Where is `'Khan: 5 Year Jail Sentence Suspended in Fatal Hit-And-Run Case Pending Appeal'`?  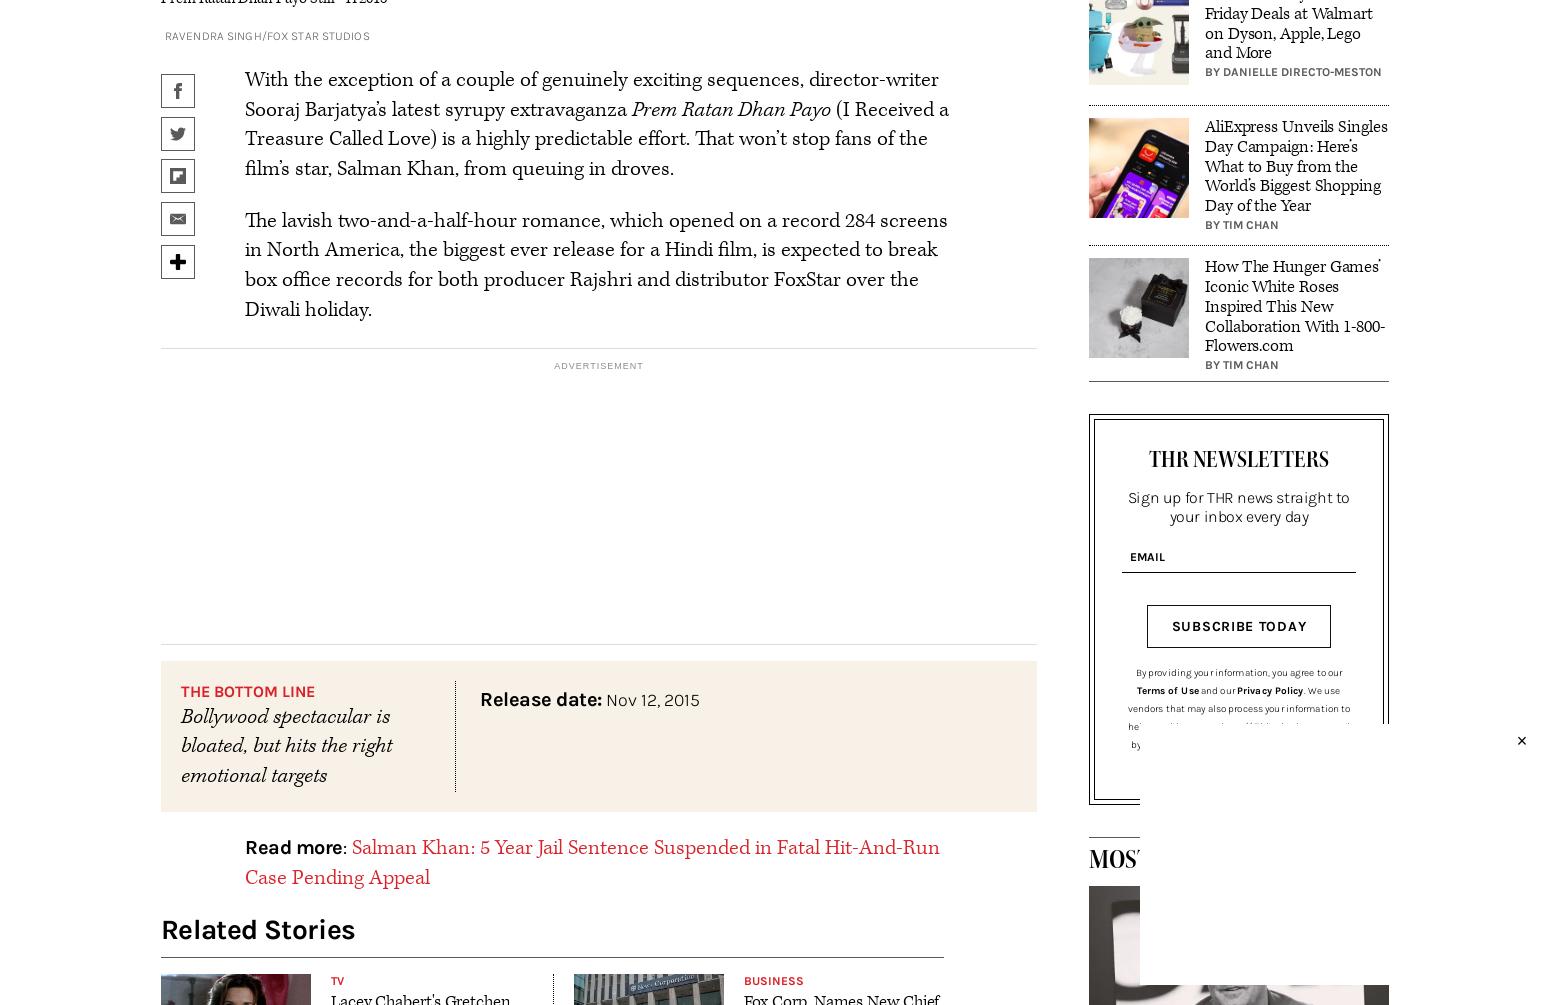
'Khan: 5 Year Jail Sentence Suspended in Fatal Hit-And-Run Case Pending Appeal' is located at coordinates (591, 860).